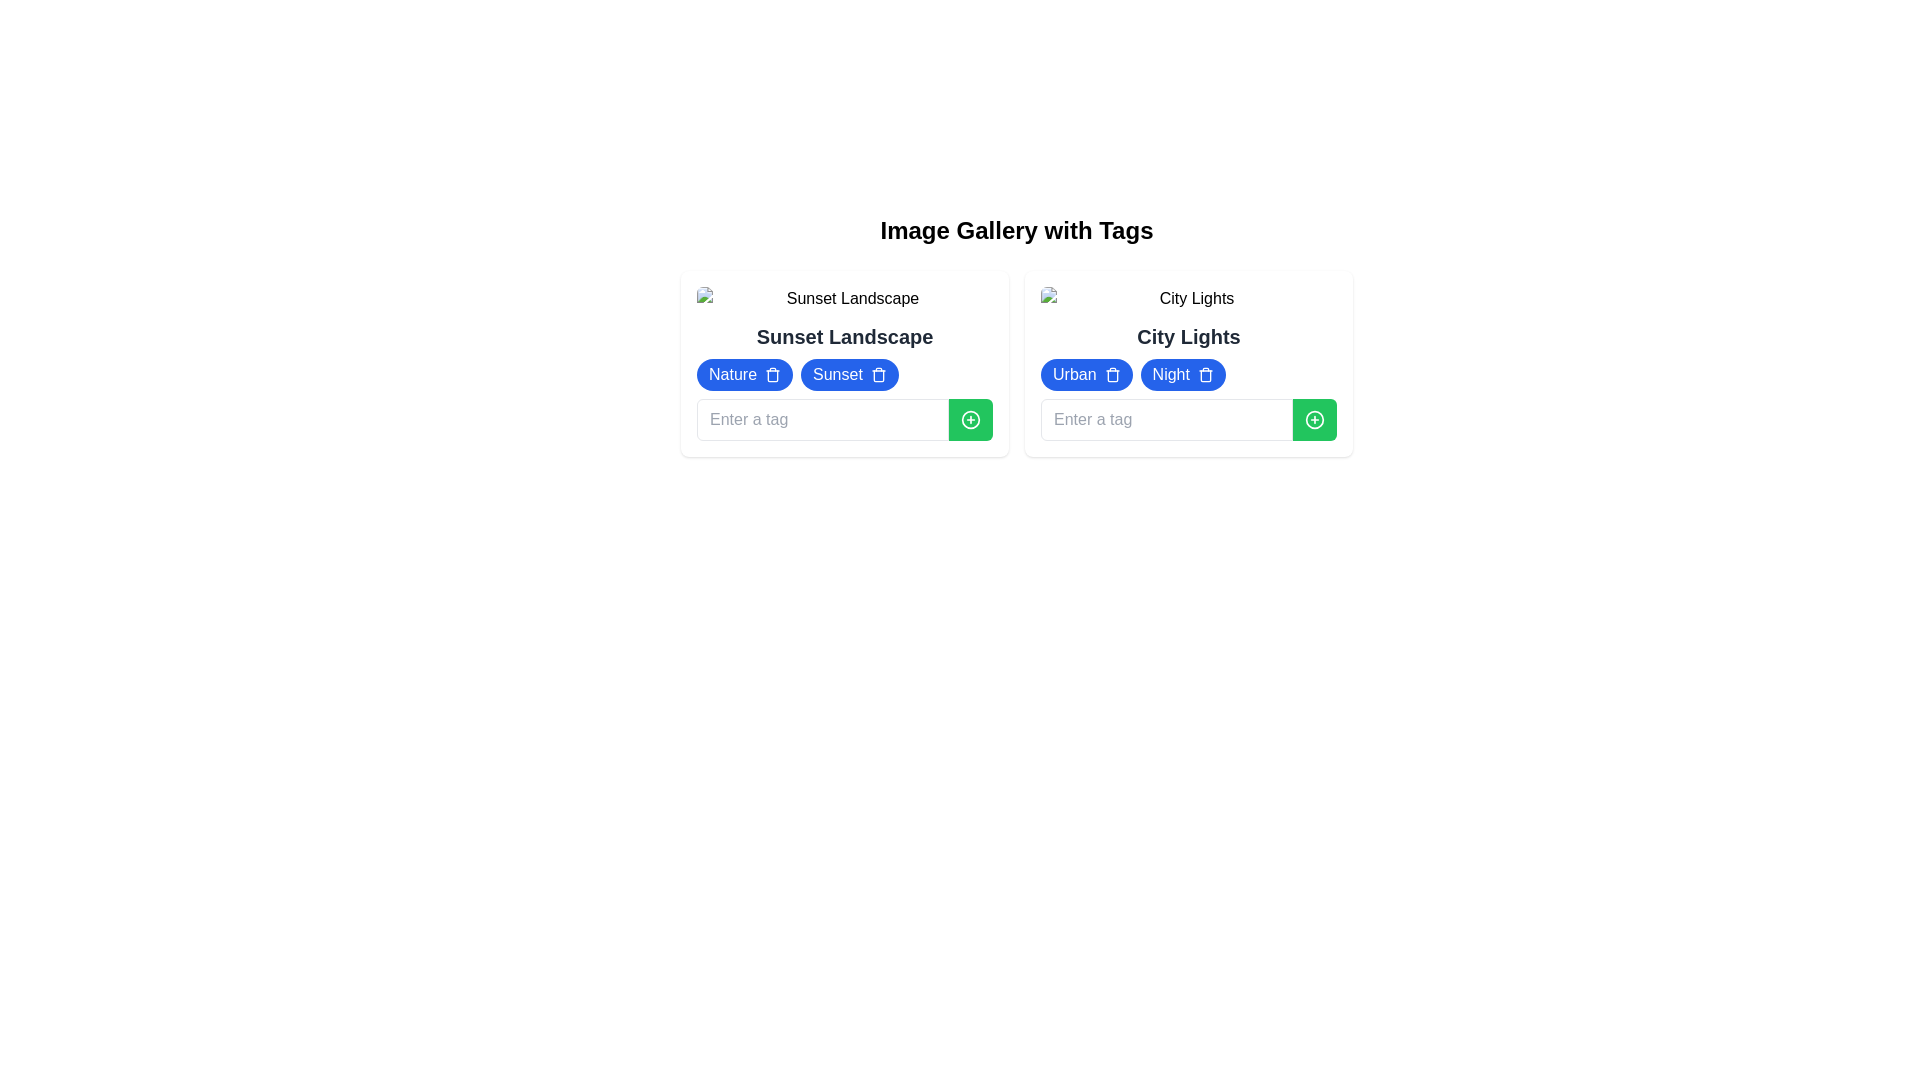 The width and height of the screenshot is (1920, 1080). I want to click on the add new tag button, located within the 'City Lights' card, so click(1315, 419).